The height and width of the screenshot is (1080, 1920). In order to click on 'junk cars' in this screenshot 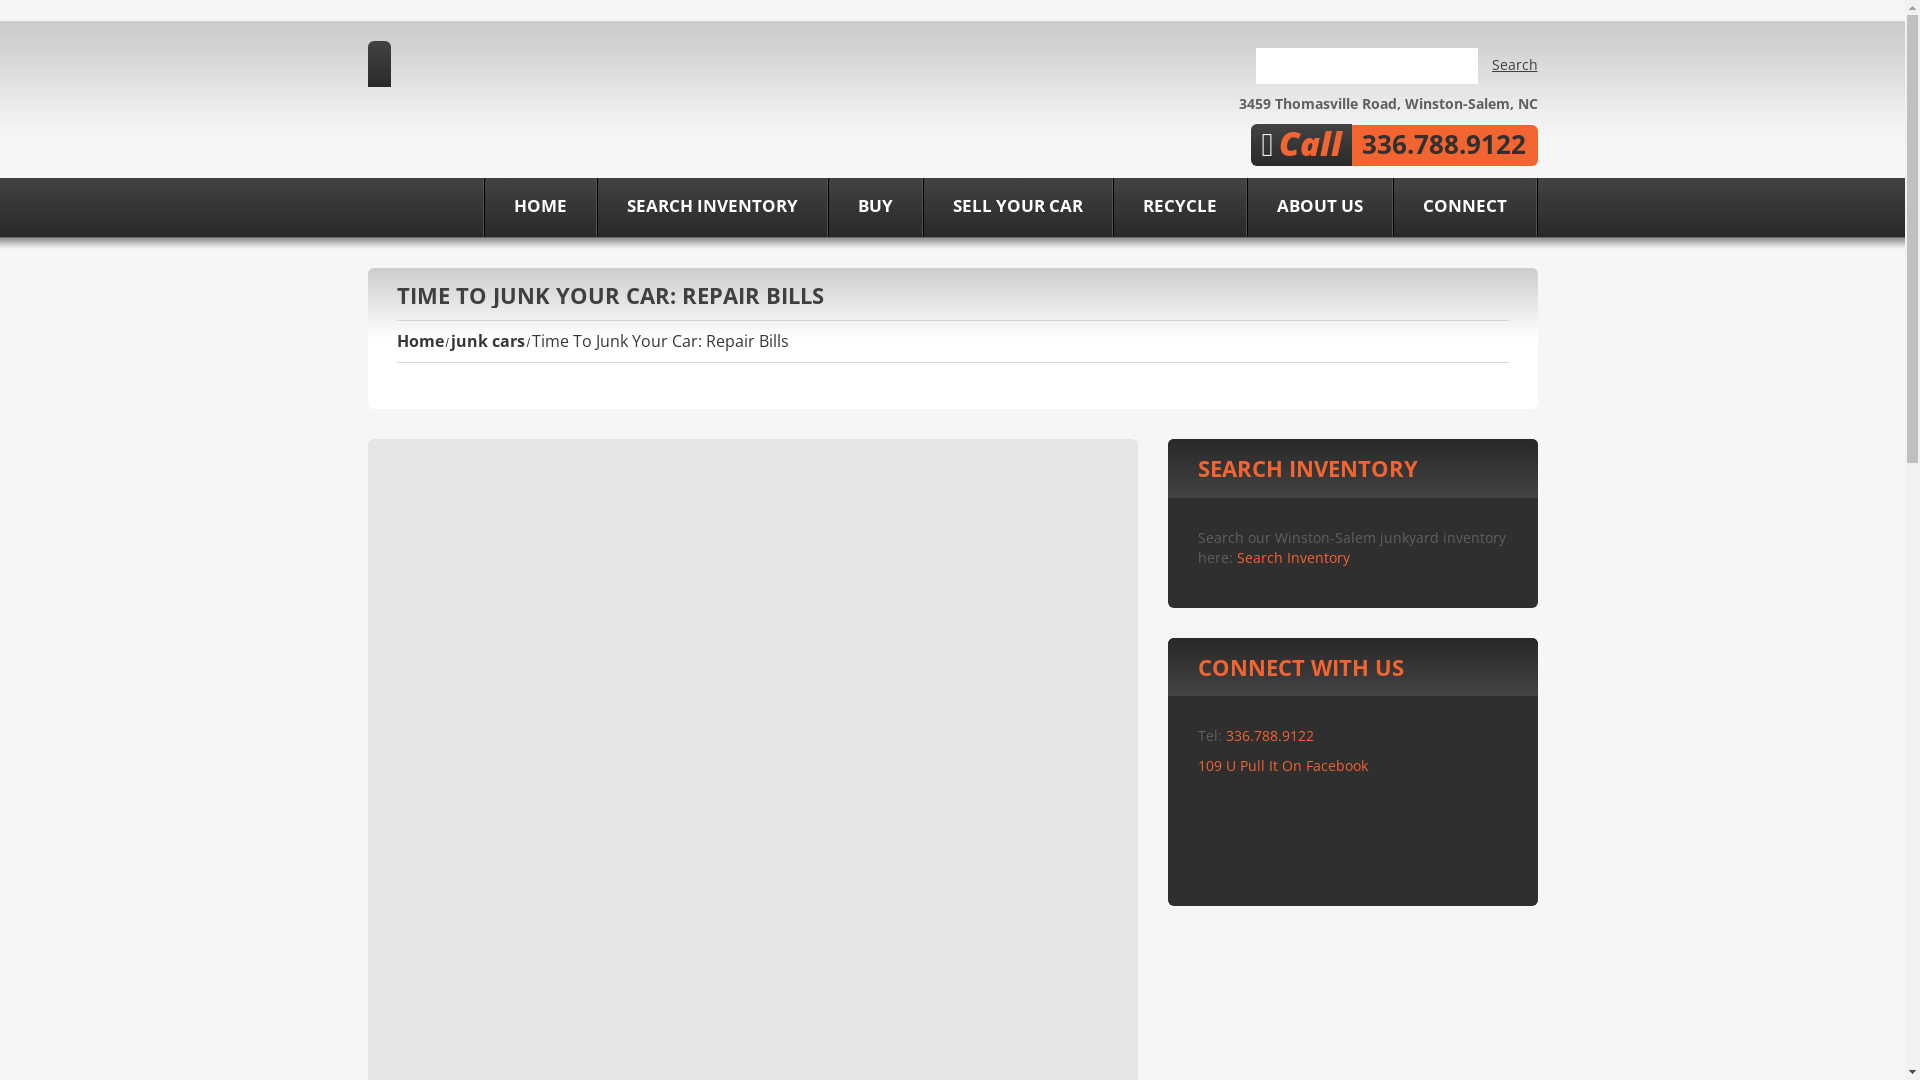, I will do `click(450, 339)`.